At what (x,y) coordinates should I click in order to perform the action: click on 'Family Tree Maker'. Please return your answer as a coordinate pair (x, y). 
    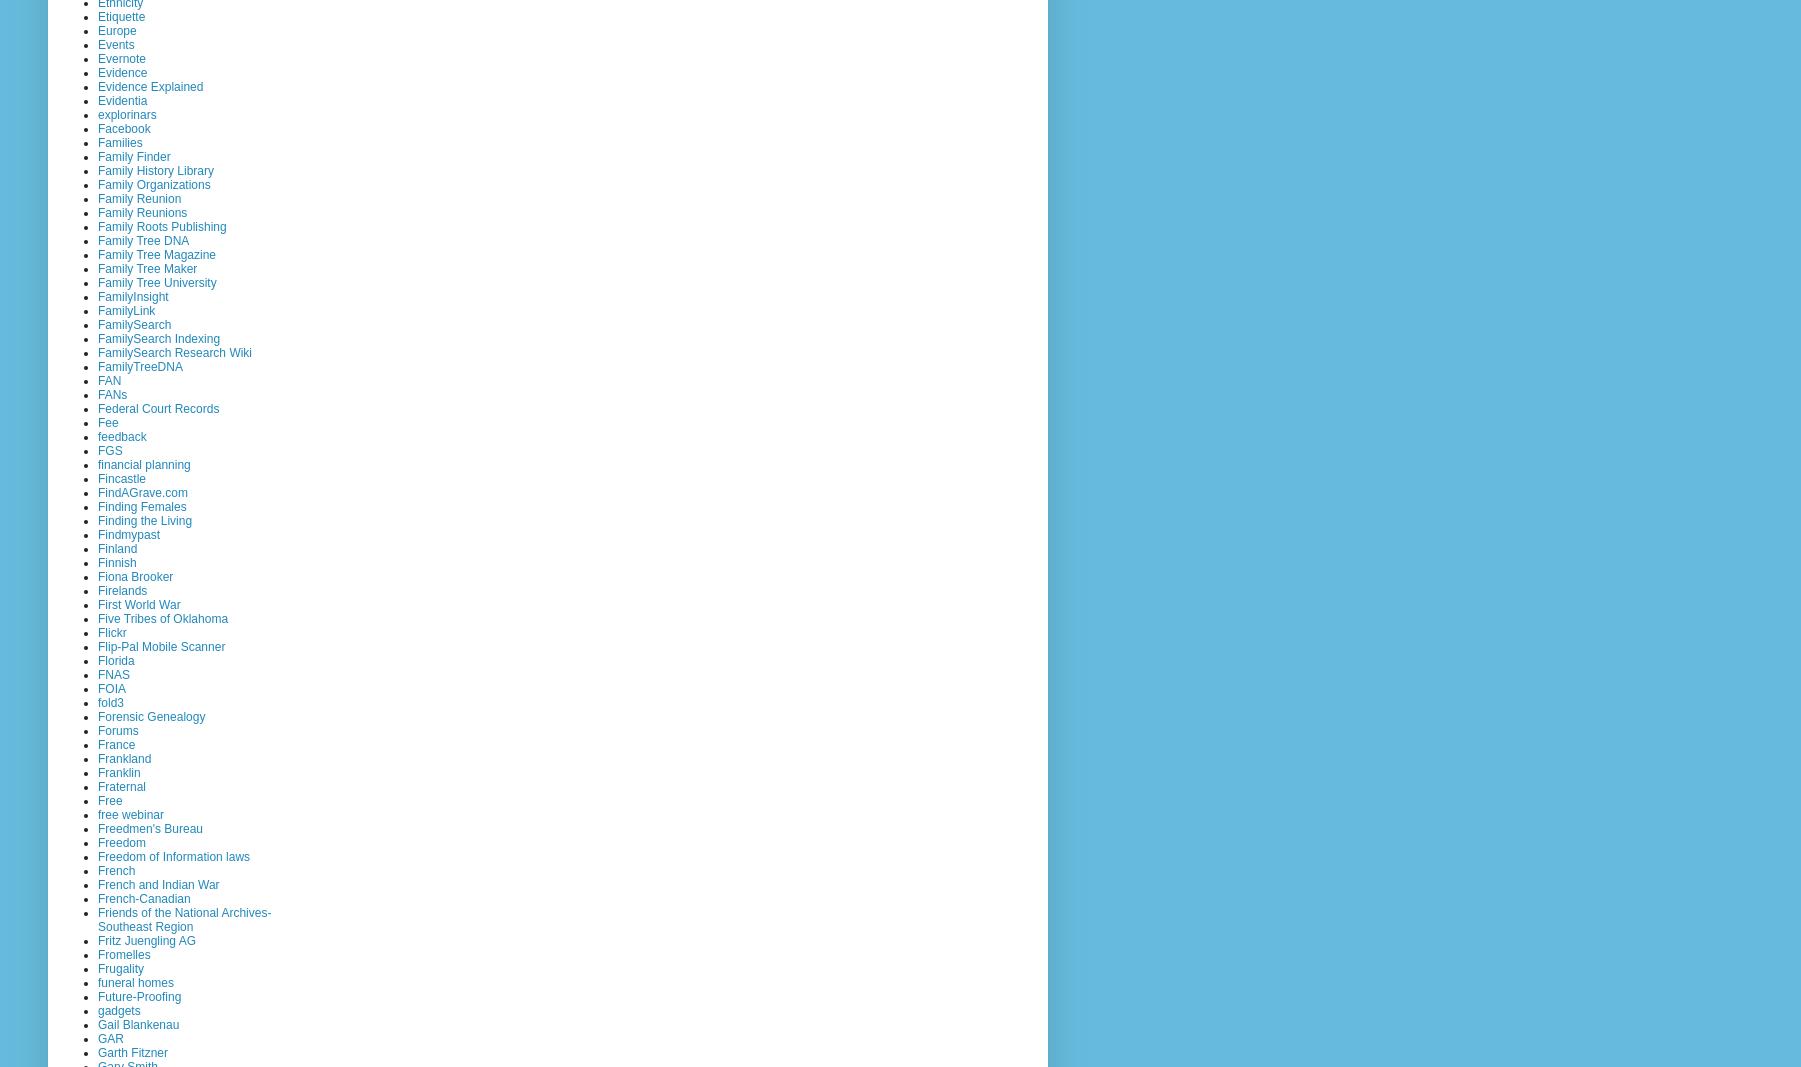
    Looking at the image, I should click on (147, 268).